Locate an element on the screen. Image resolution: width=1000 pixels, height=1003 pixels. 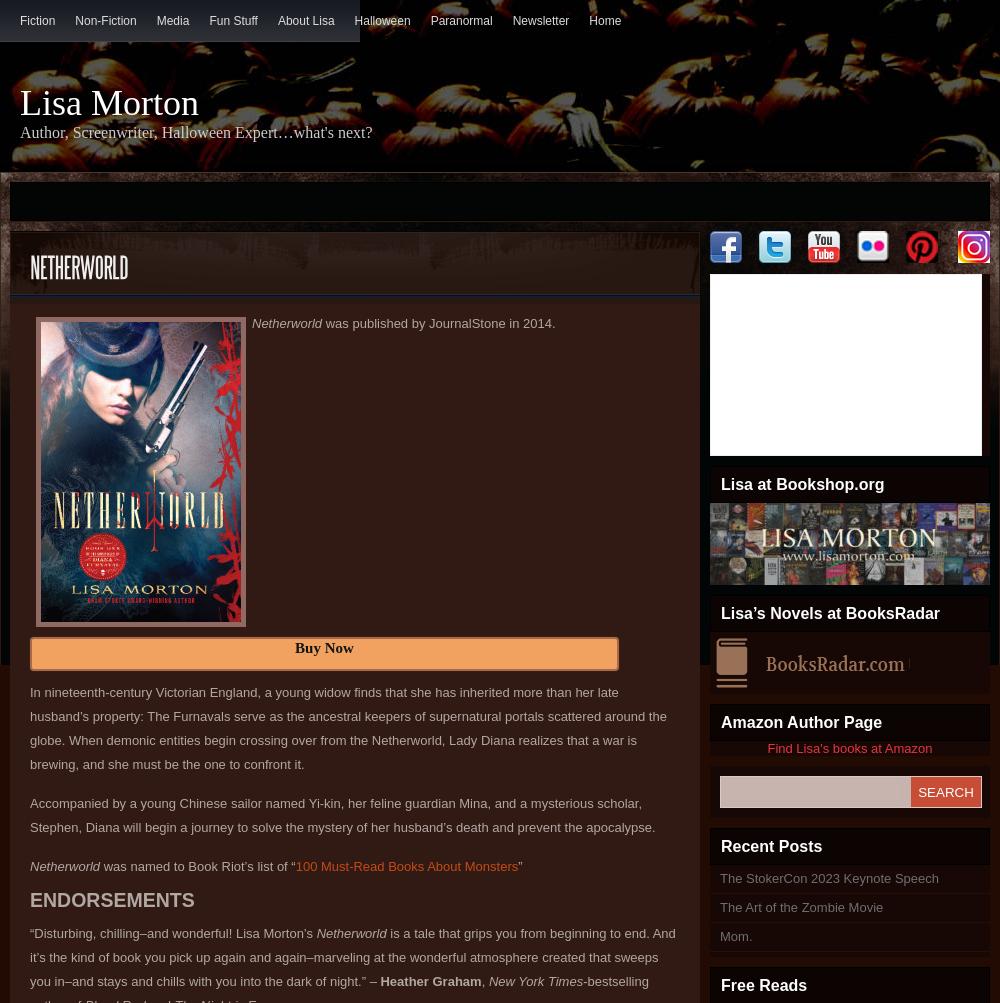
'Recent Posts' is located at coordinates (771, 846).